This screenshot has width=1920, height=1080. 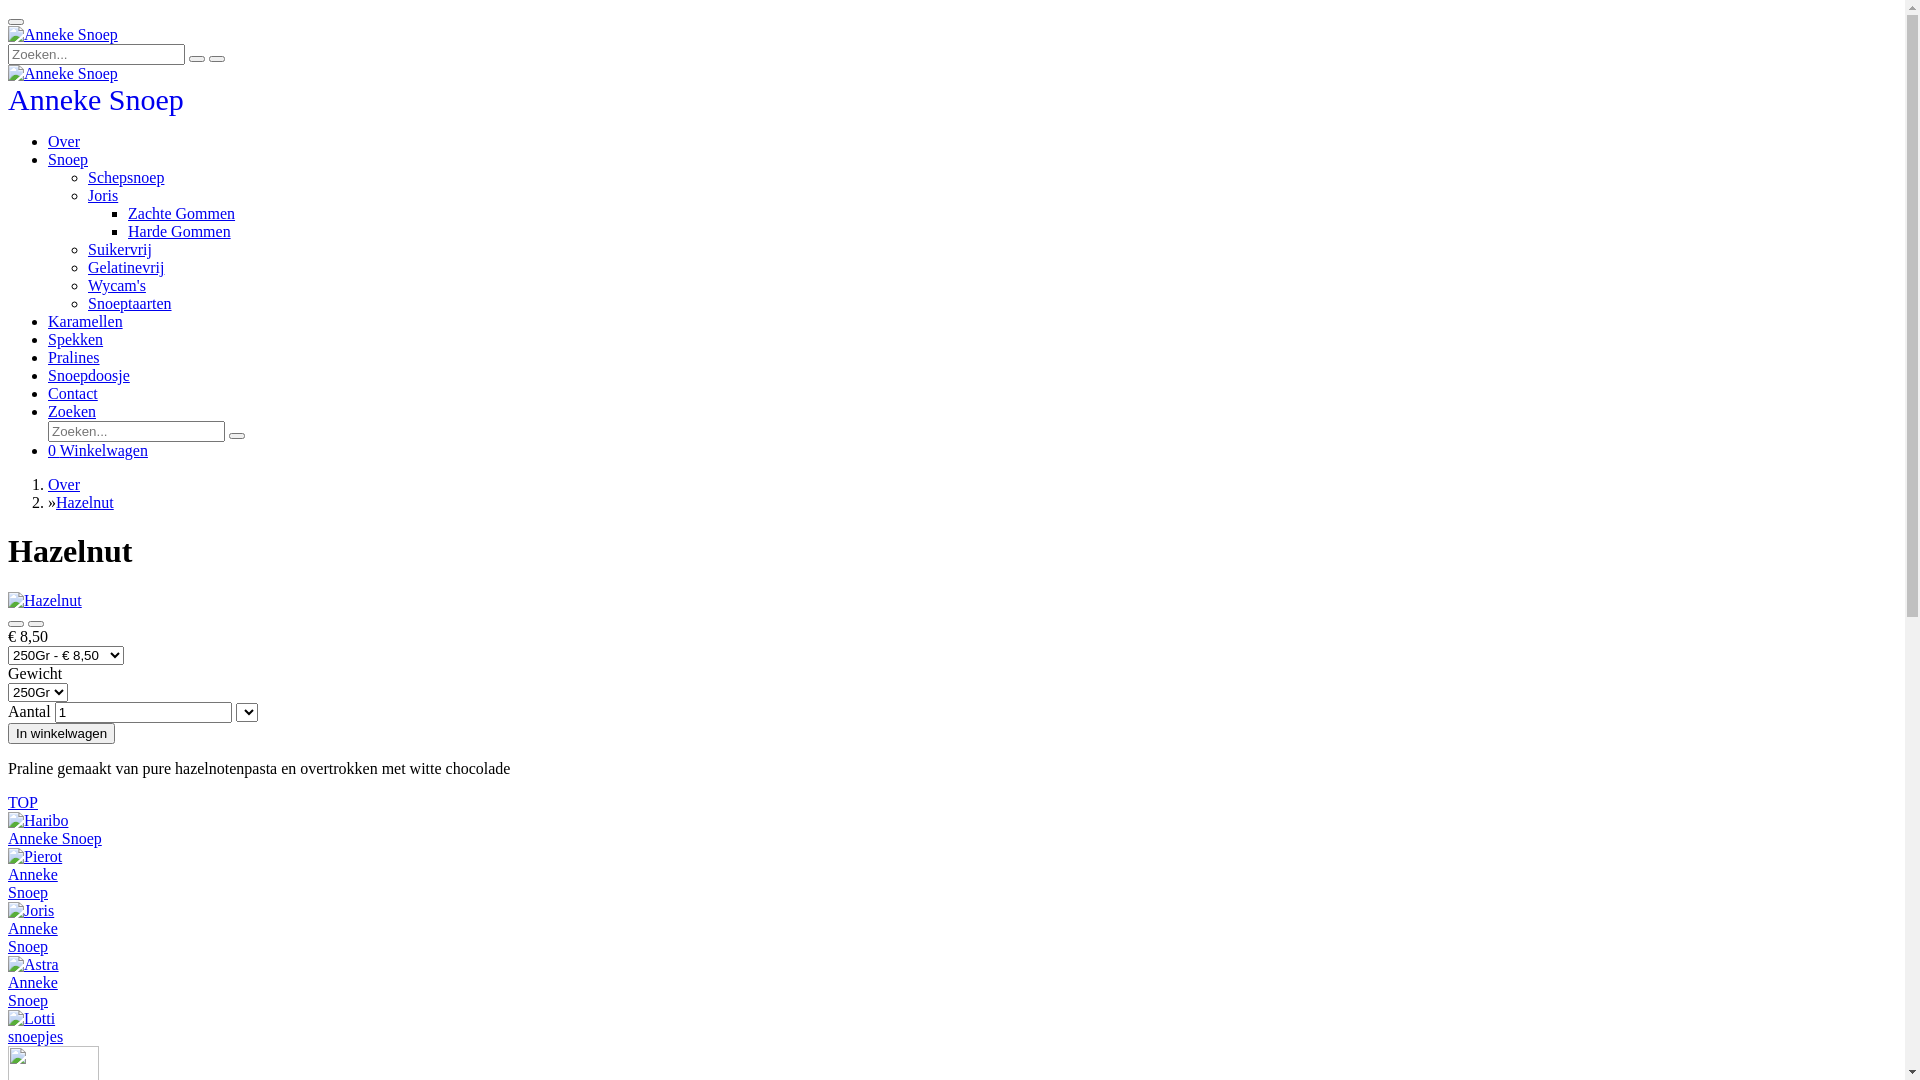 What do you see at coordinates (67, 158) in the screenshot?
I see `'Snoep'` at bounding box center [67, 158].